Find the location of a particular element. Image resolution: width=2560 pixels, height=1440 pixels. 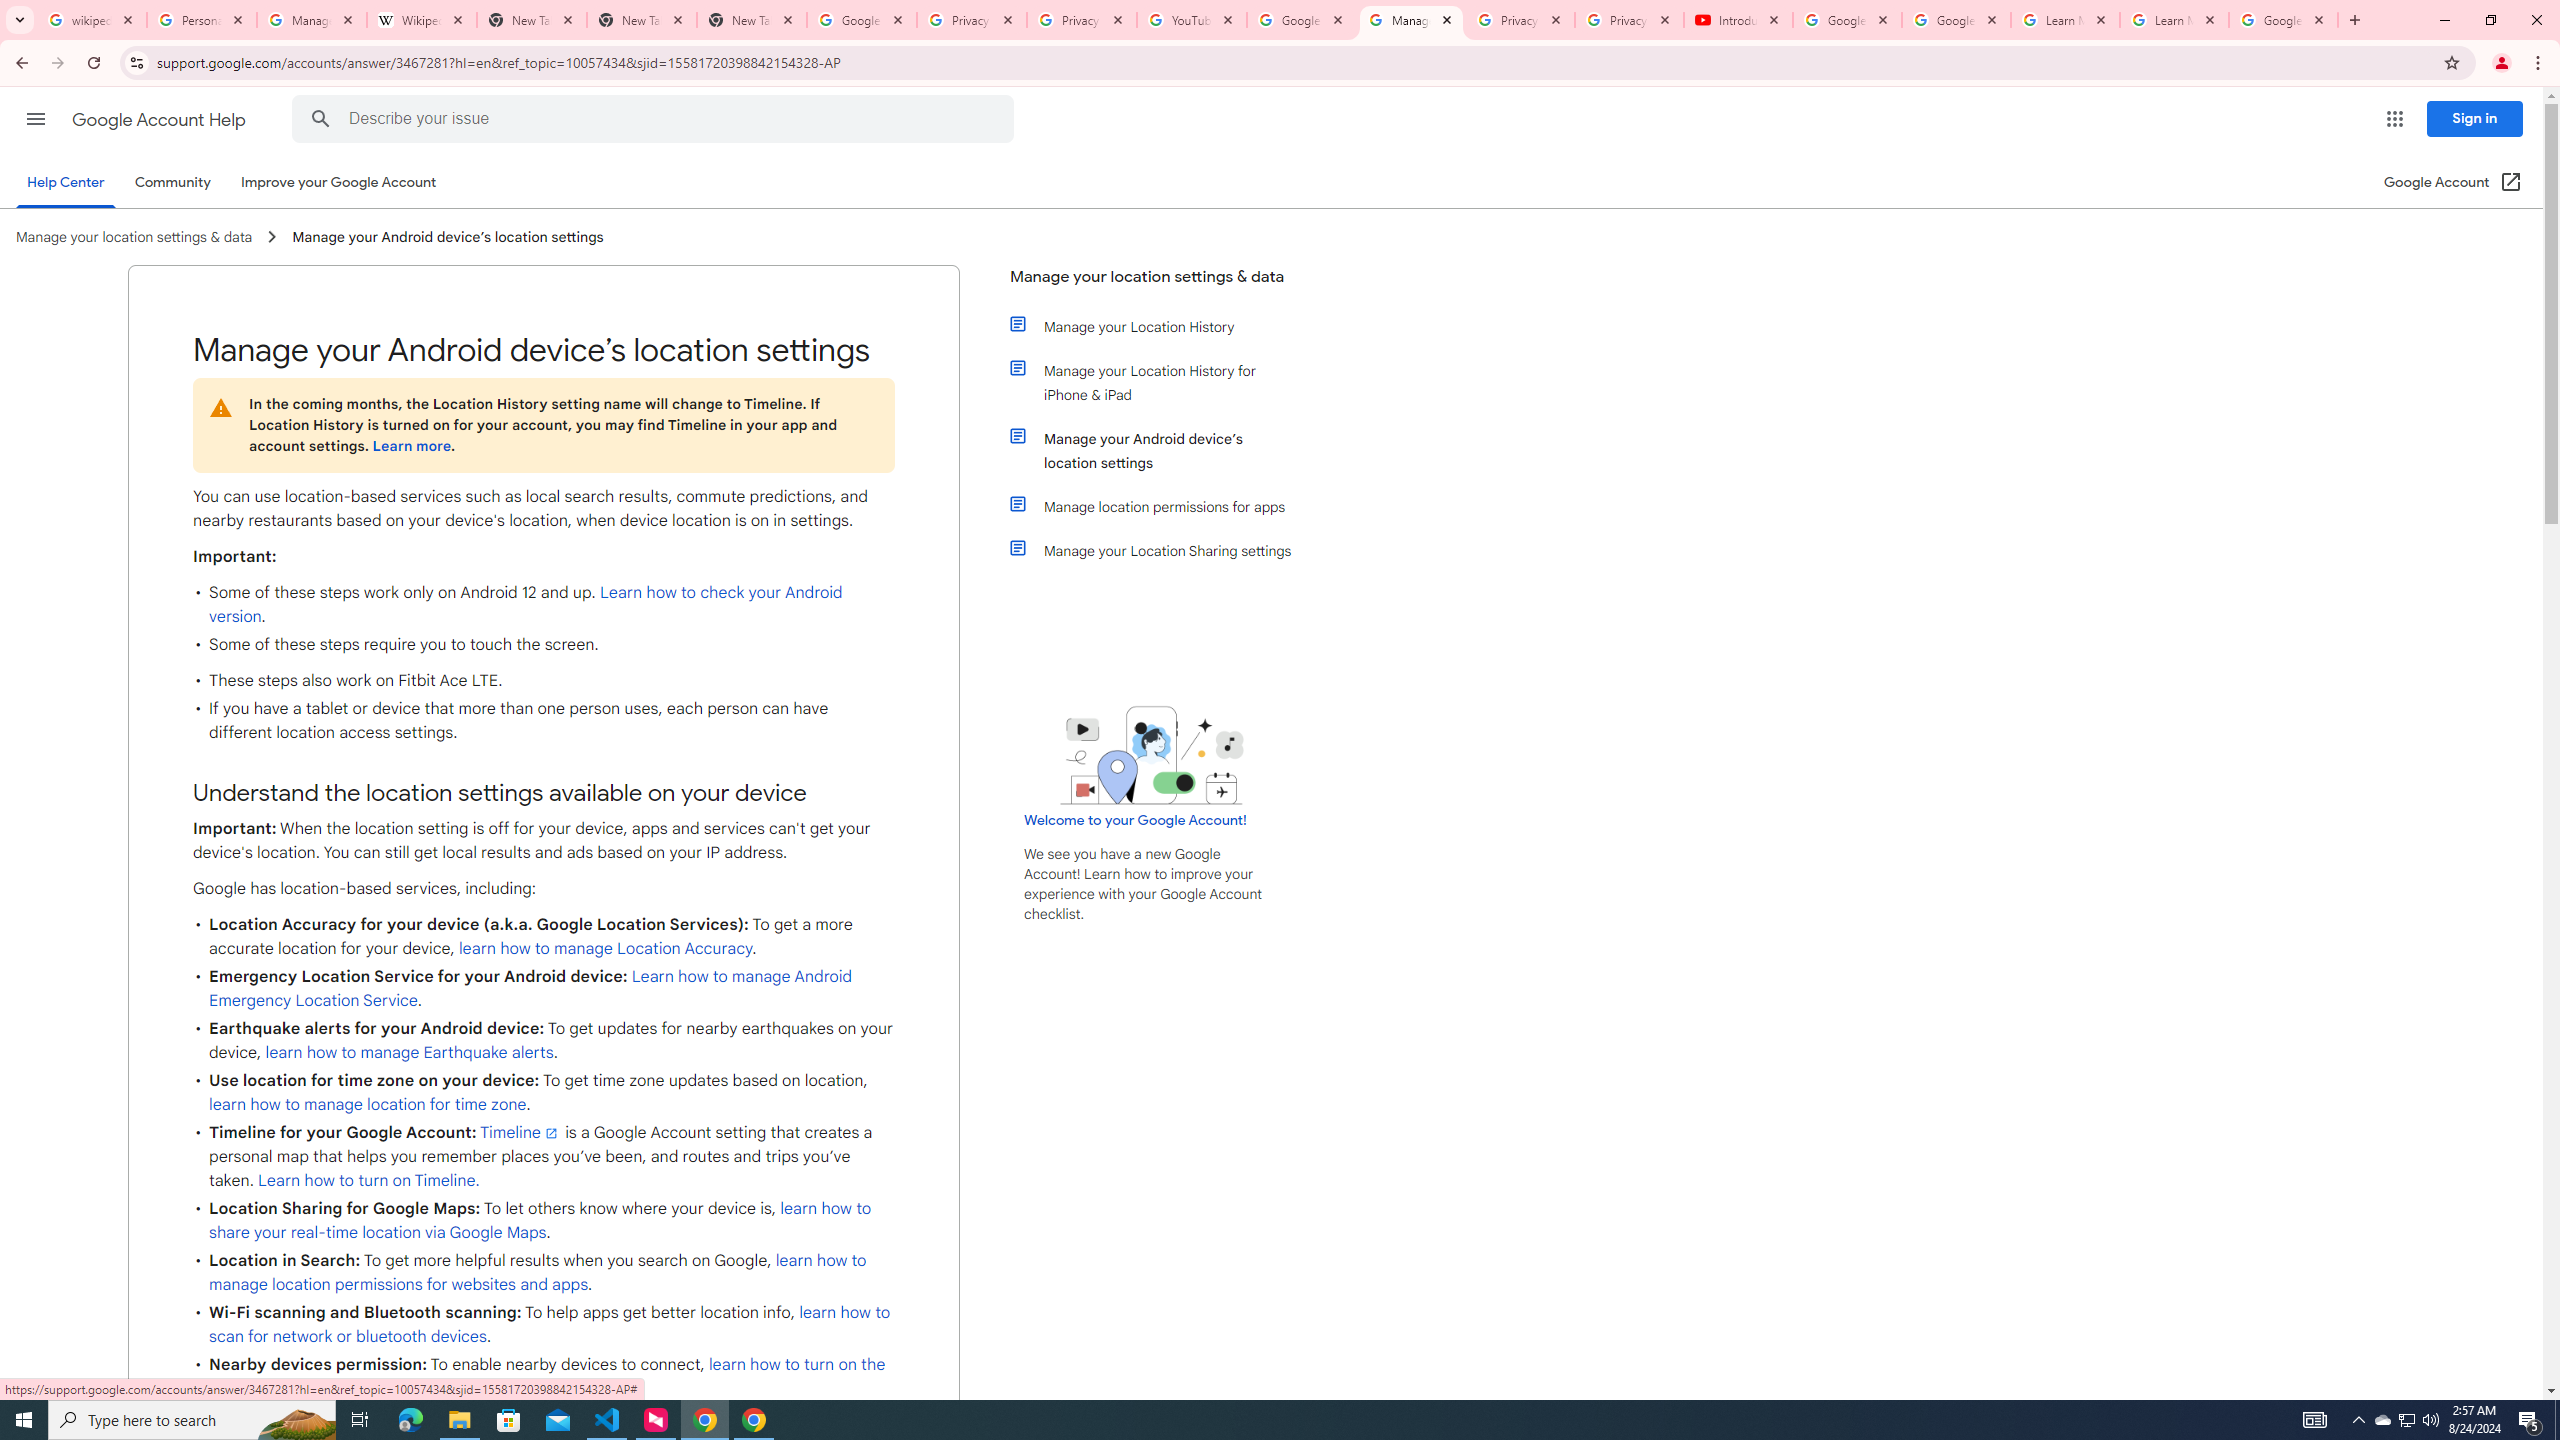

'Learn how to check your Android version' is located at coordinates (525, 604).